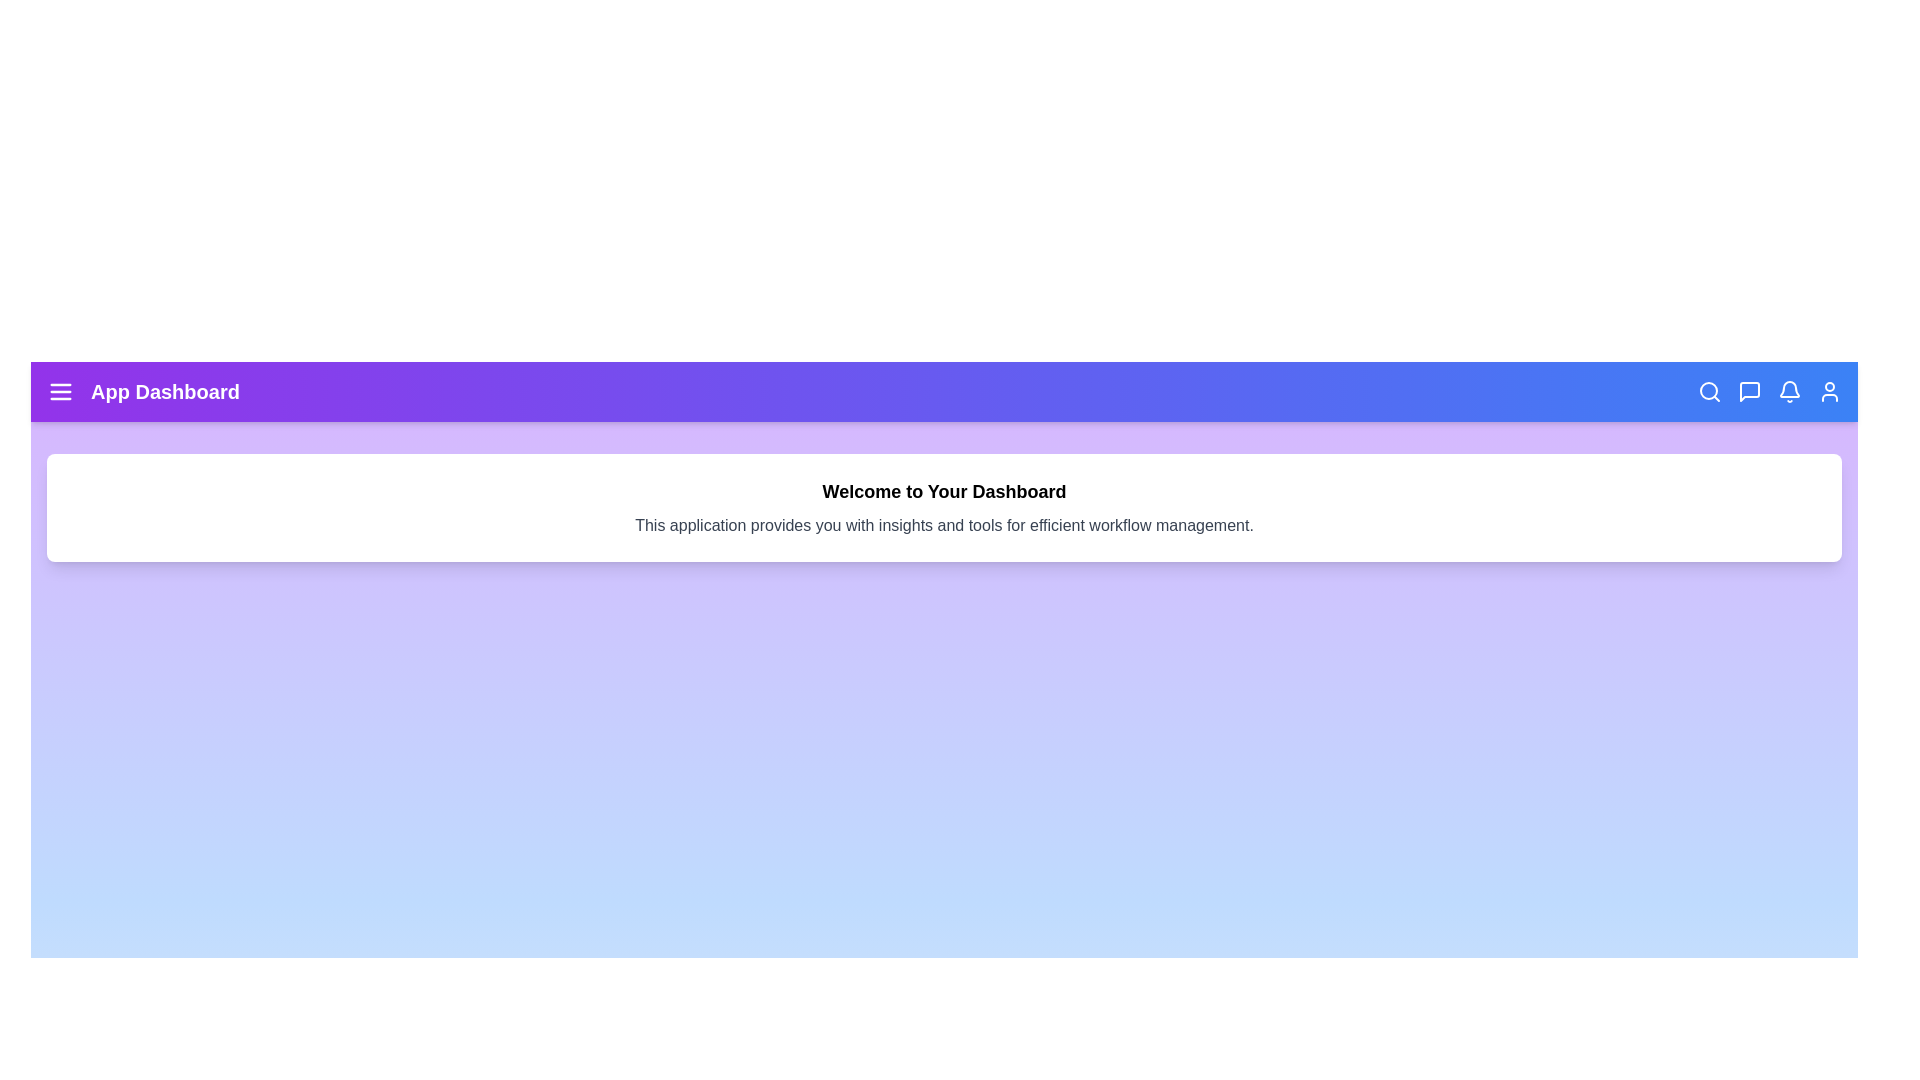 The image size is (1920, 1080). Describe the element at coordinates (90, 378) in the screenshot. I see `the text 'App Dashboard' by dragging the mouse from the start to the end of the text` at that location.